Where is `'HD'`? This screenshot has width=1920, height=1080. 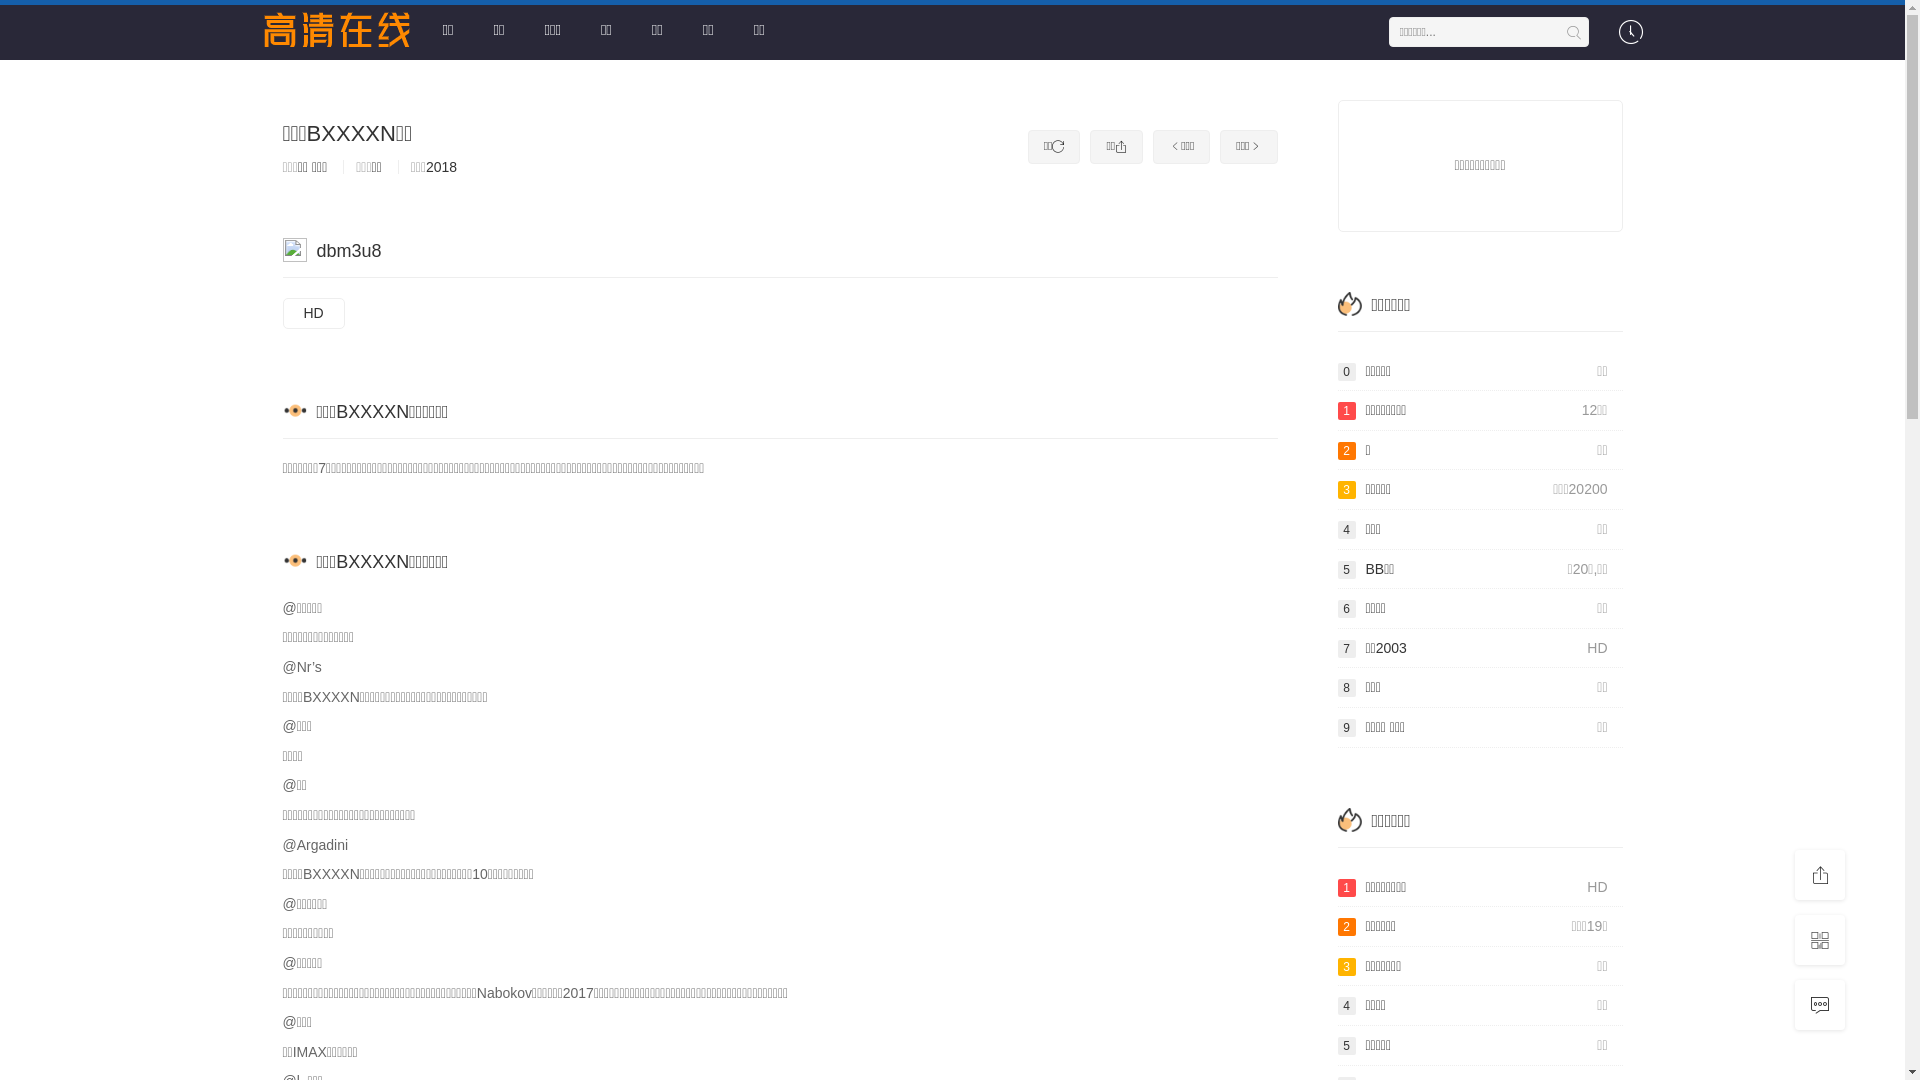 'HD' is located at coordinates (311, 313).